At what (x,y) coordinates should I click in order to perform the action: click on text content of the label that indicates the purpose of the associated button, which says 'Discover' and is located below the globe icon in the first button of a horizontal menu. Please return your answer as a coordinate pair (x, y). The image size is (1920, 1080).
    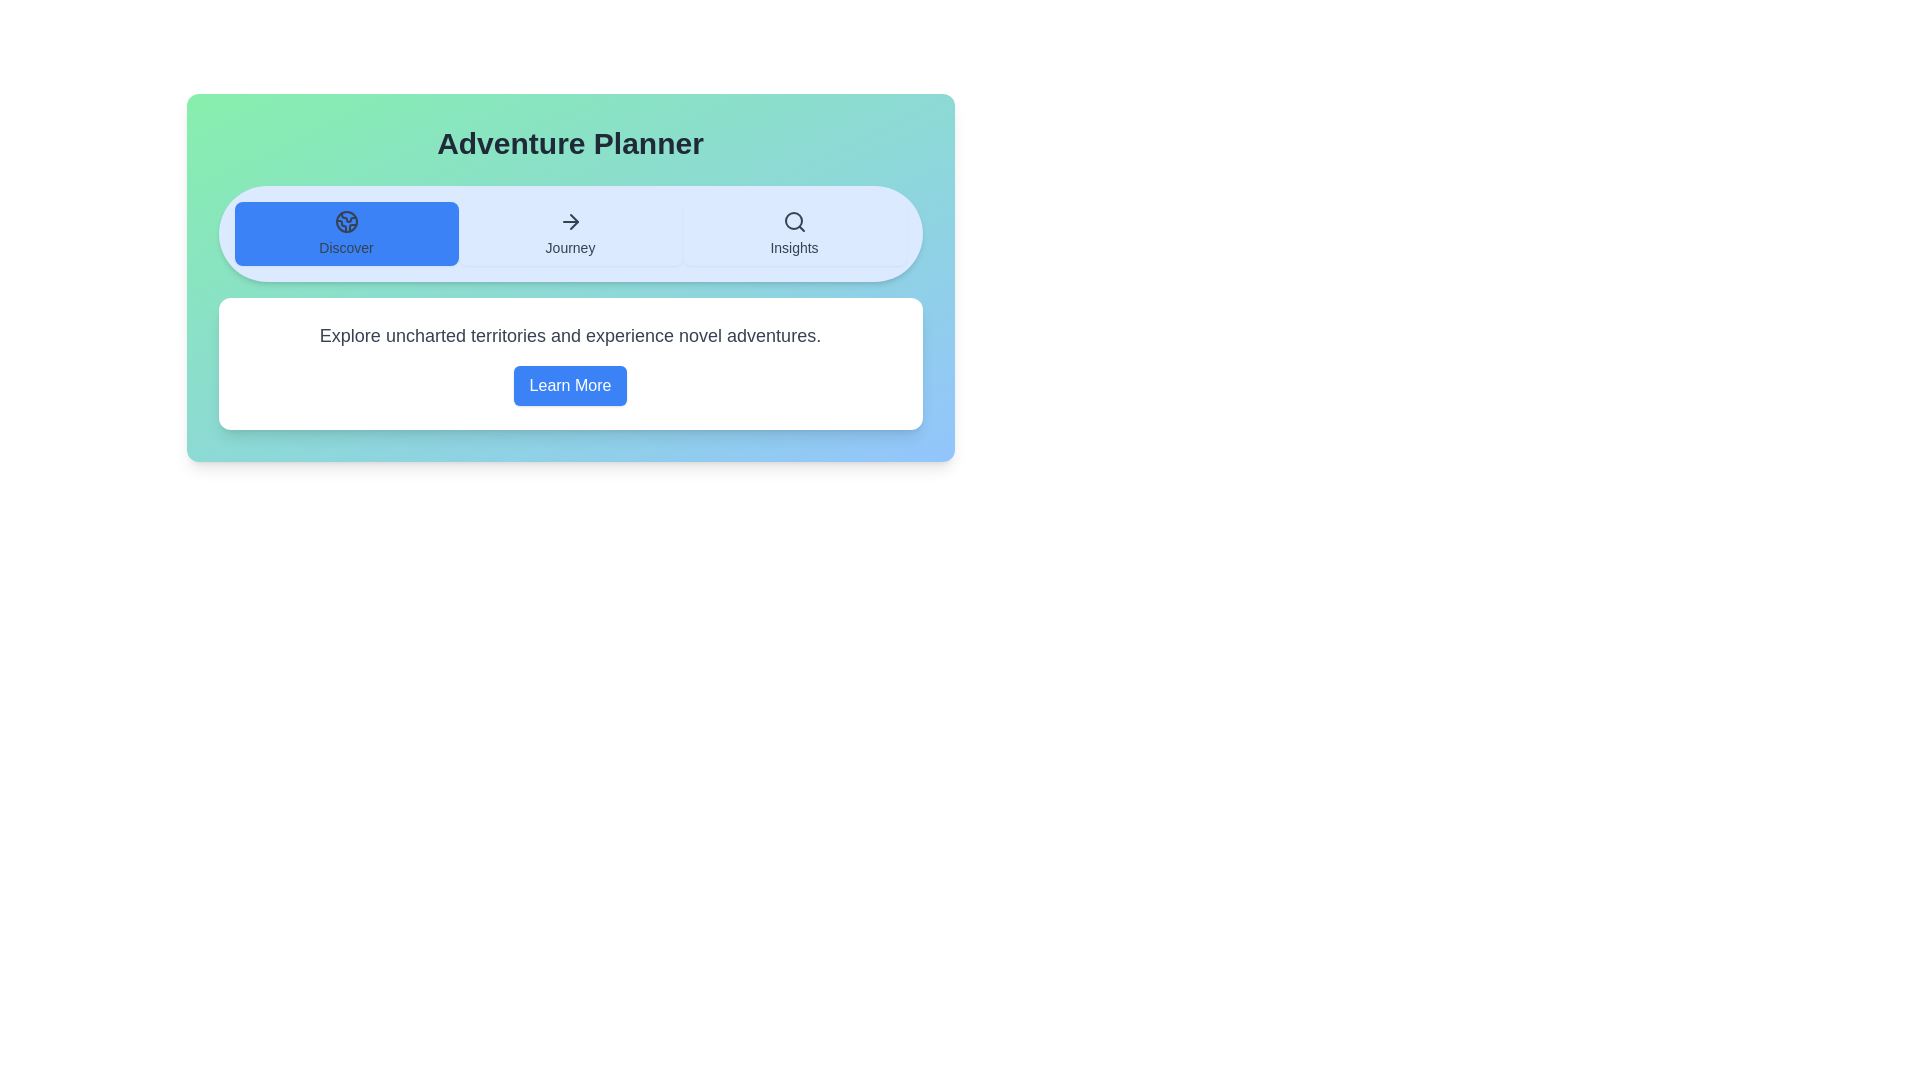
    Looking at the image, I should click on (346, 246).